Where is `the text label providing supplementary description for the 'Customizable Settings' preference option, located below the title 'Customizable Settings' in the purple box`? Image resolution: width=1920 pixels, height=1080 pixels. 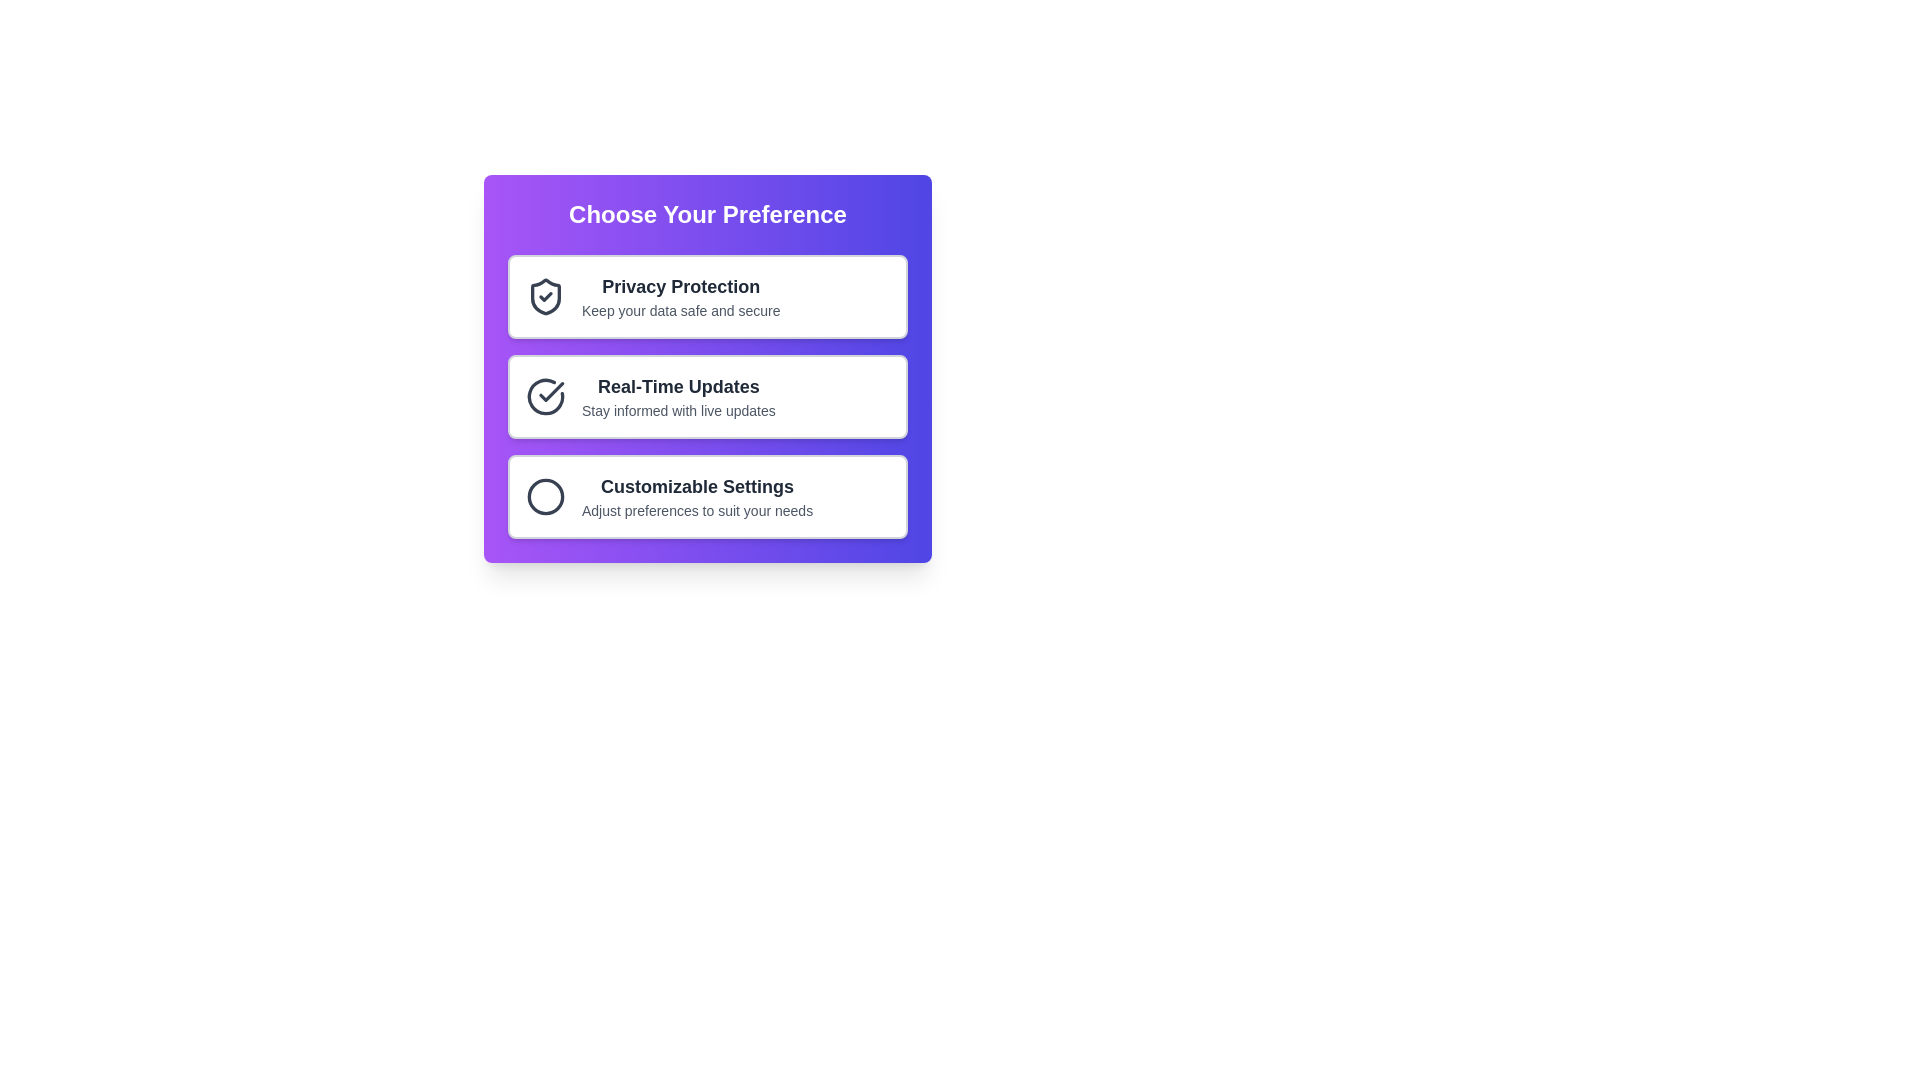 the text label providing supplementary description for the 'Customizable Settings' preference option, located below the title 'Customizable Settings' in the purple box is located at coordinates (697, 509).